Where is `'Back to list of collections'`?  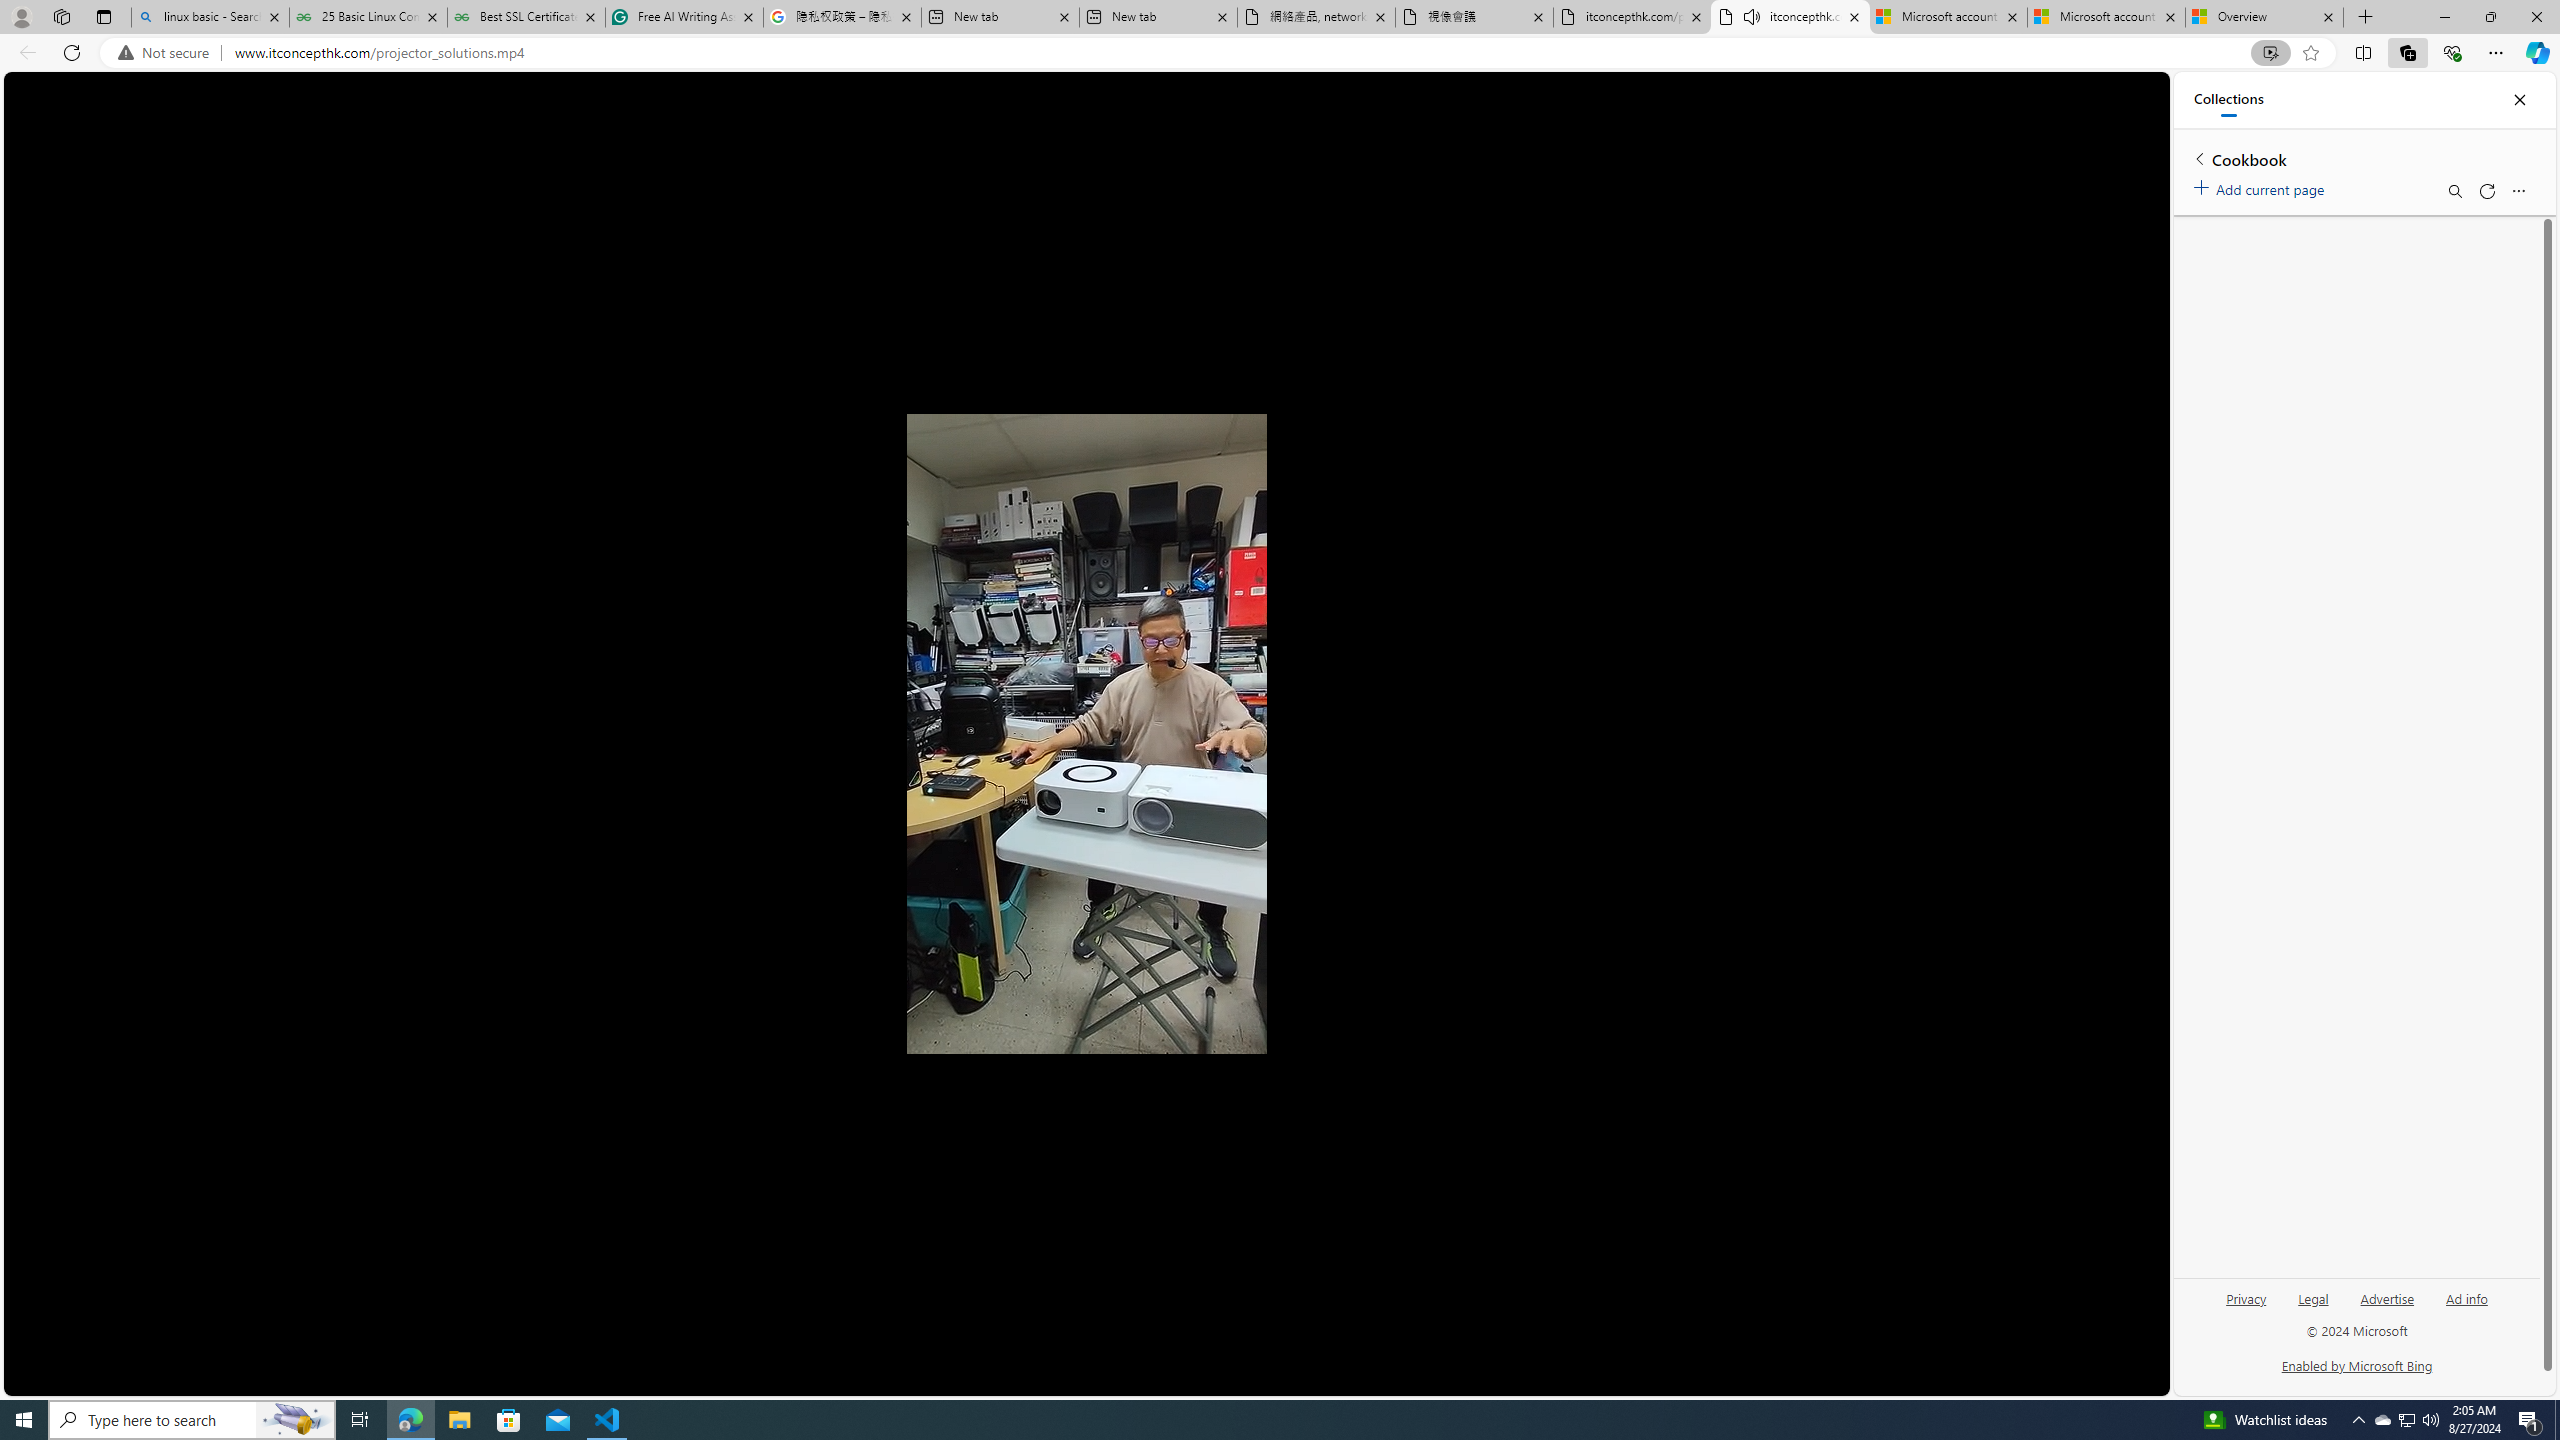
'Back to list of collections' is located at coordinates (2198, 158).